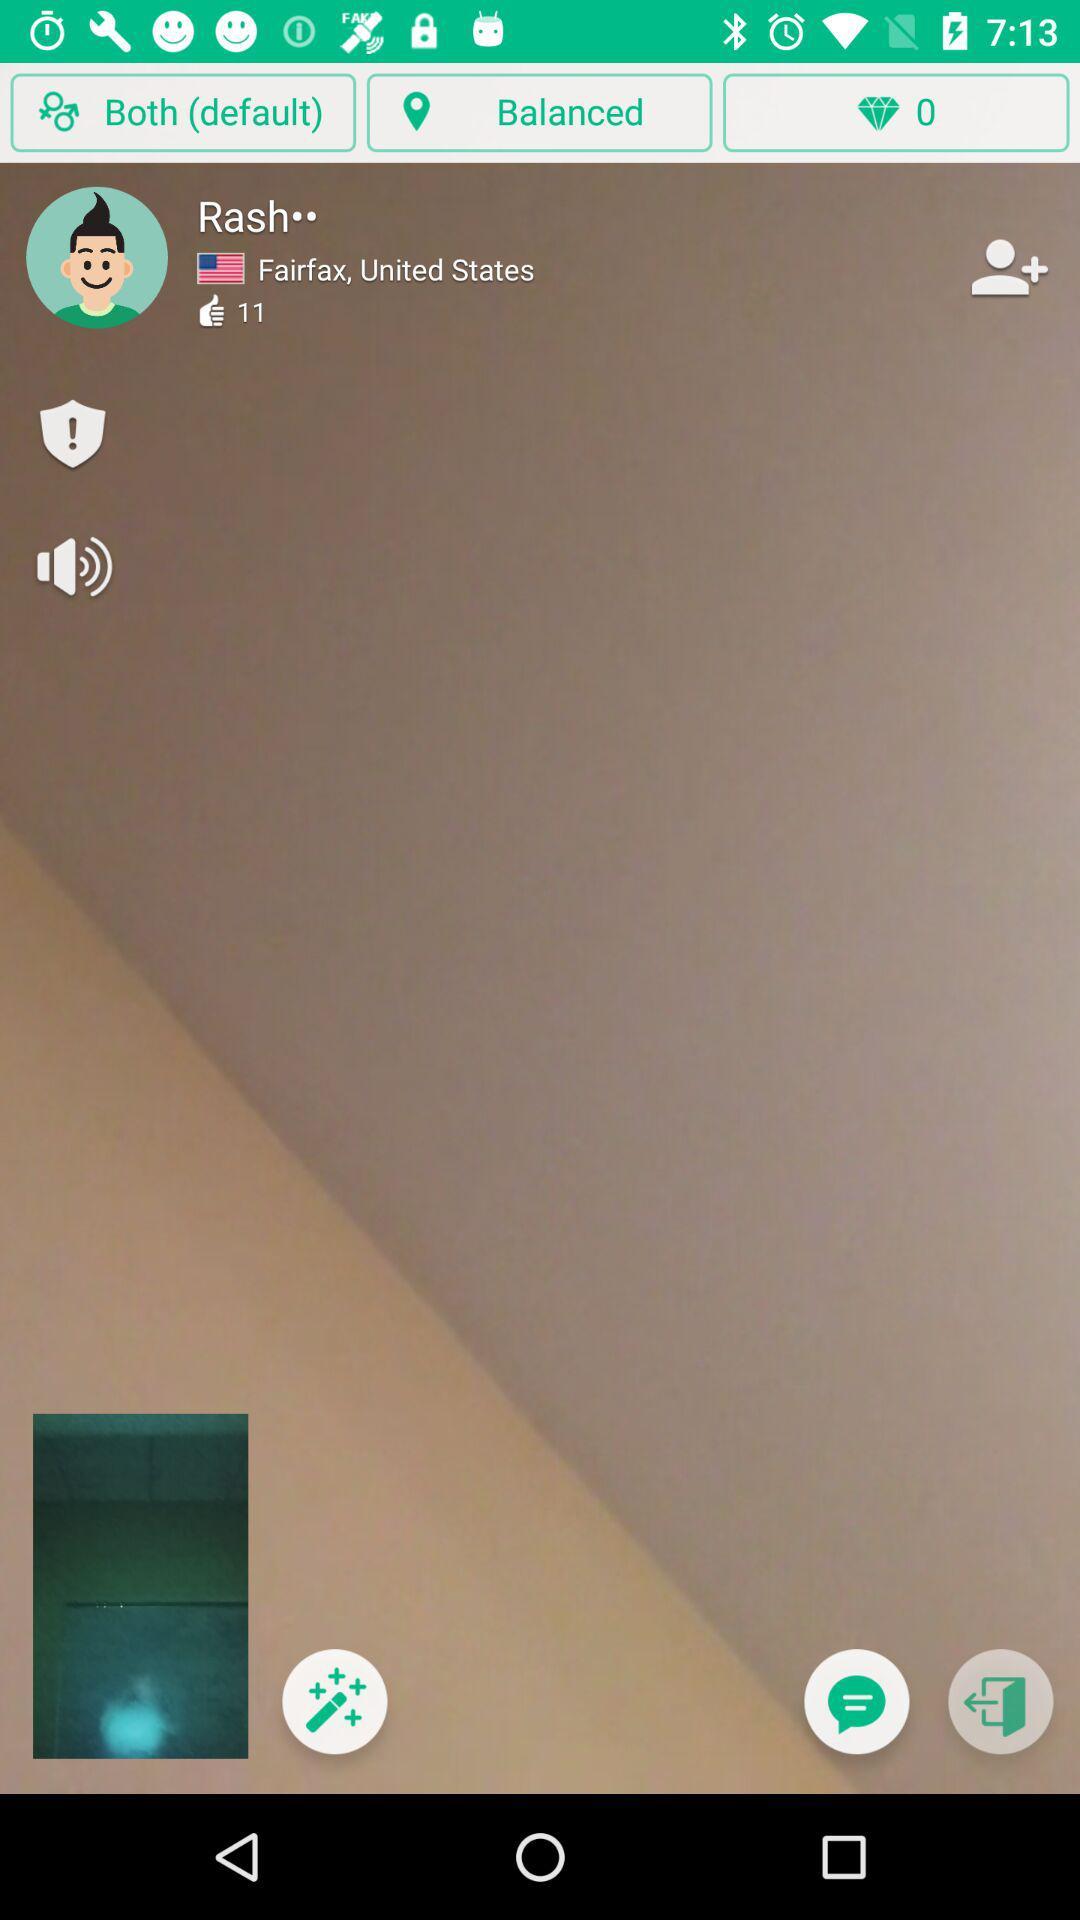 The width and height of the screenshot is (1080, 1920). I want to click on go back, so click(1000, 1713).